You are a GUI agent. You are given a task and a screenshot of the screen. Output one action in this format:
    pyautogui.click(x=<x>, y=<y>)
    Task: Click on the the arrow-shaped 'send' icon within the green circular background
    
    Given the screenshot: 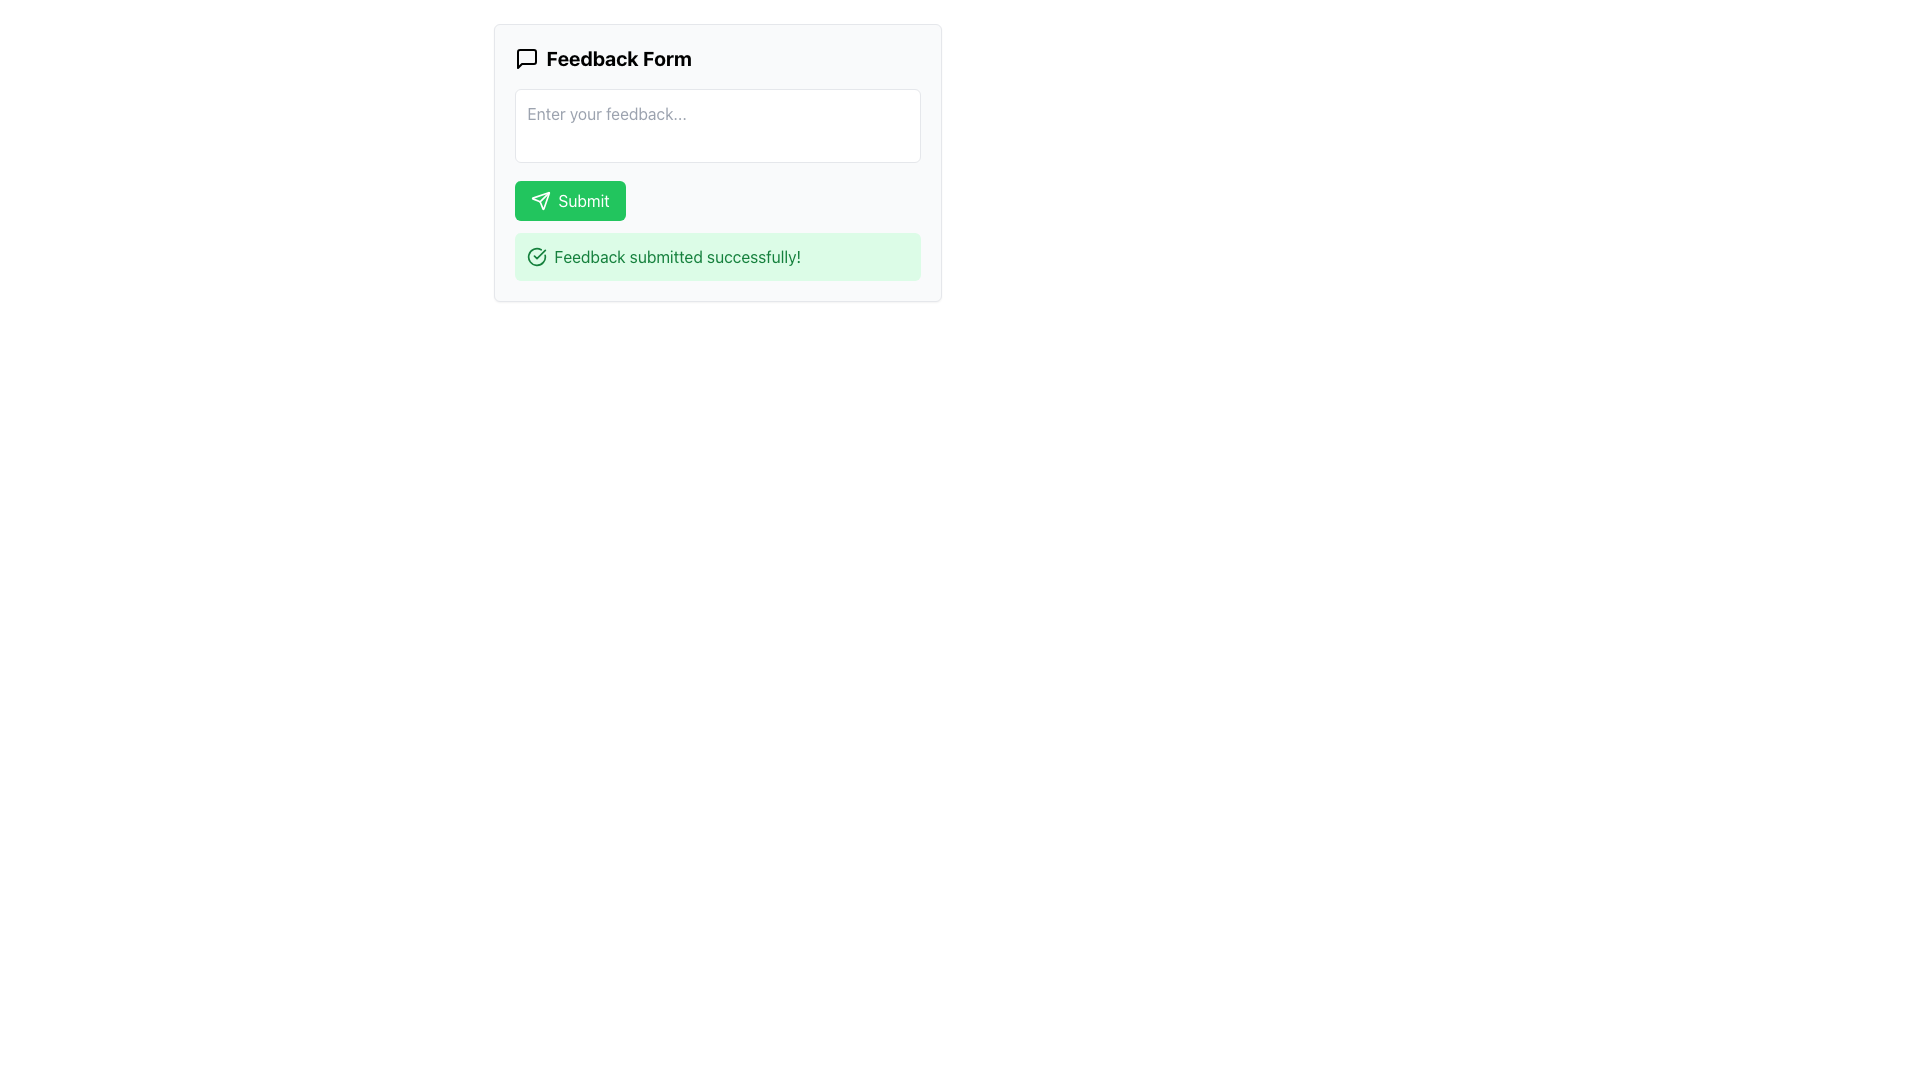 What is the action you would take?
    pyautogui.click(x=540, y=200)
    